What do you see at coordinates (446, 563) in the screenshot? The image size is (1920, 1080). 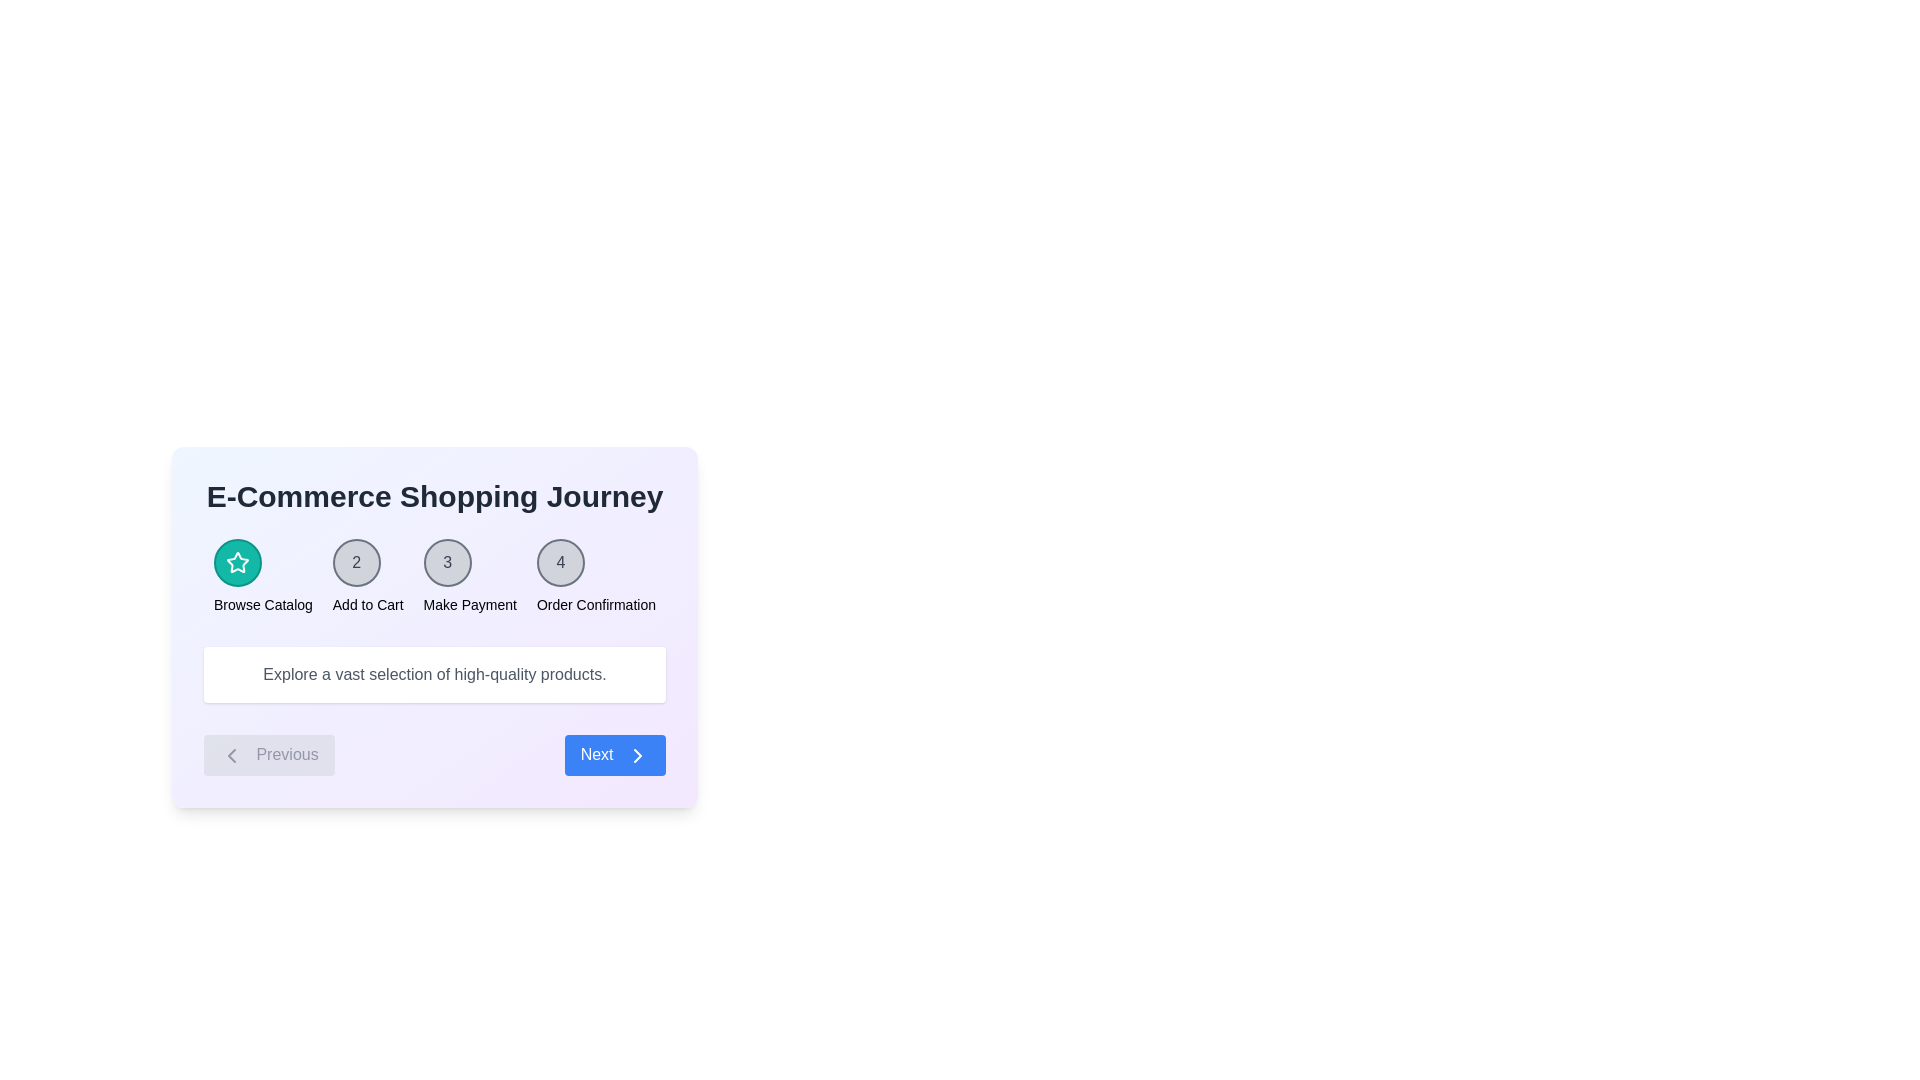 I see `the Circular step indicator button, which visually indicates the 'Make Payment' step in the e-commerce checkout process` at bounding box center [446, 563].